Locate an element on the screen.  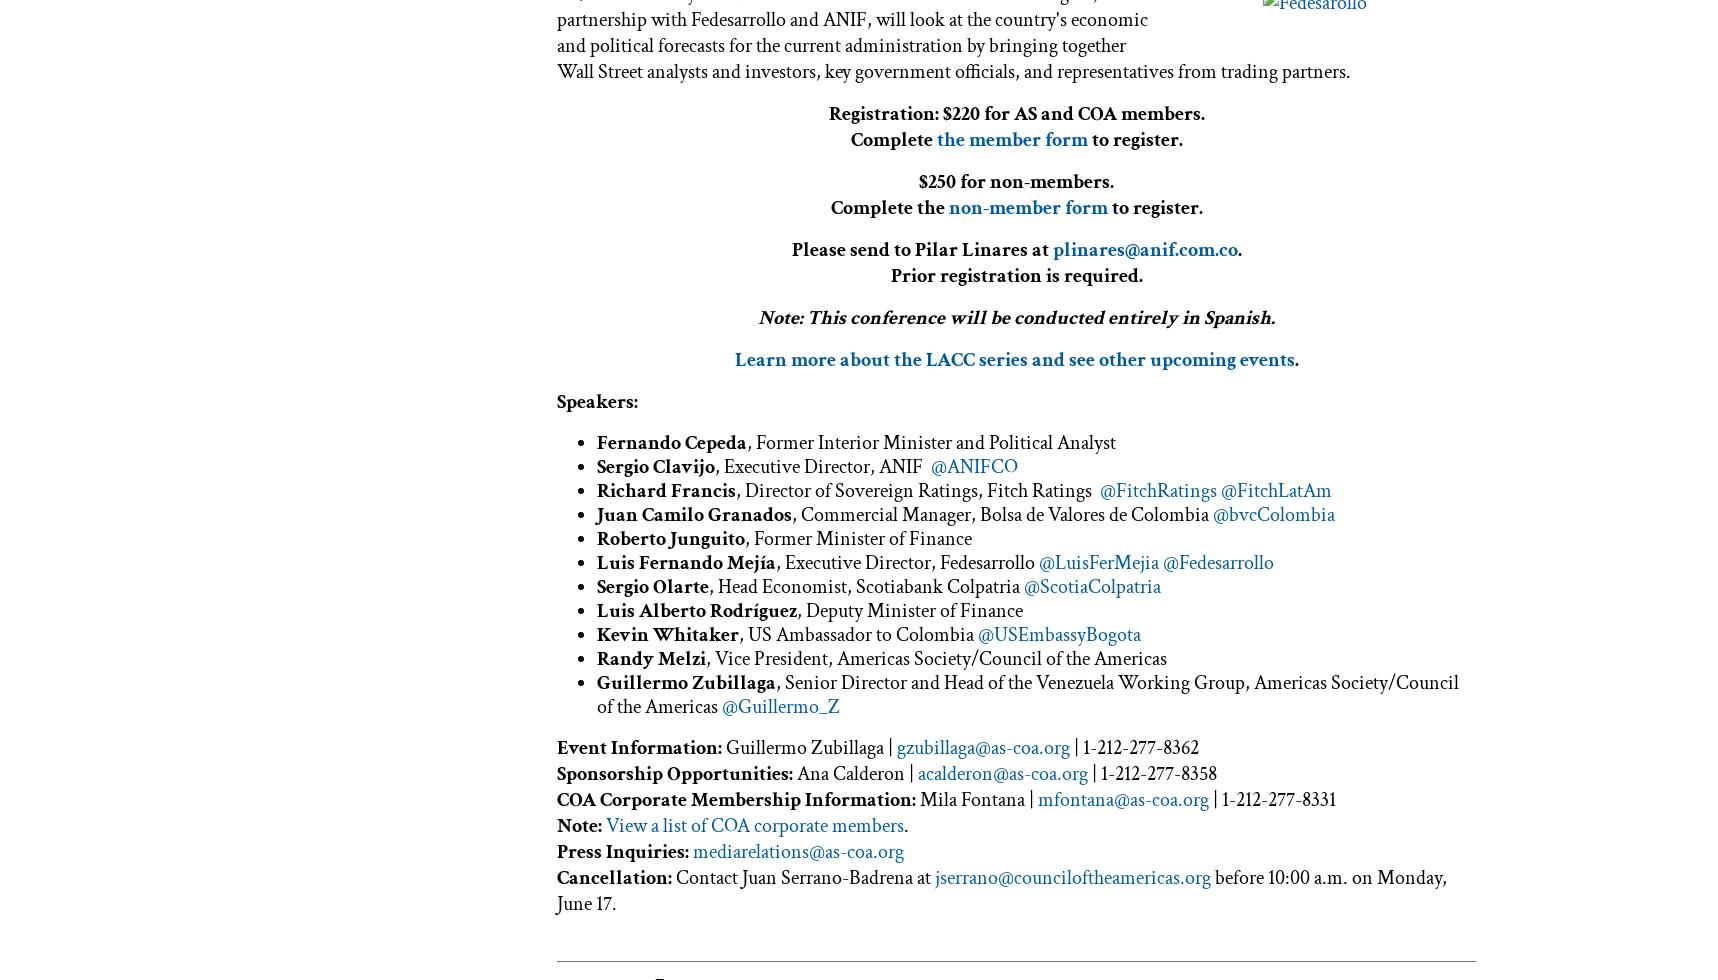
'plinares@anif.com.co' is located at coordinates (1144, 249).